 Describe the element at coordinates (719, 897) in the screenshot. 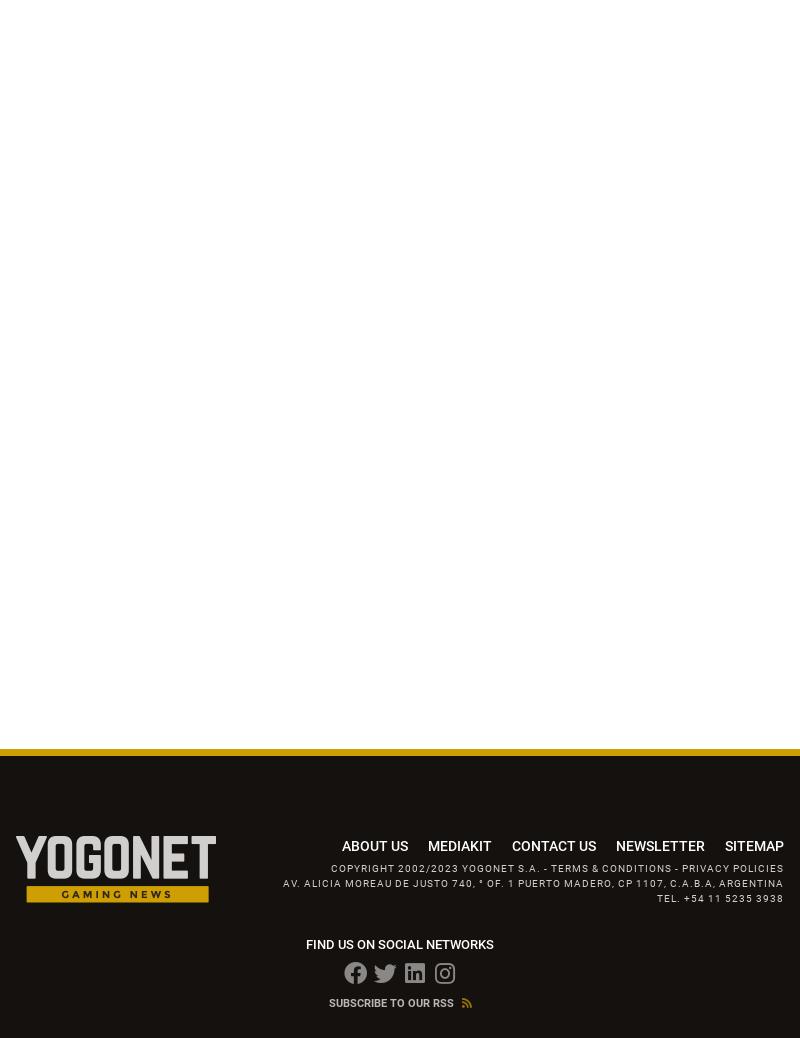

I see `'TEL. +54 11 5235 3938'` at that location.